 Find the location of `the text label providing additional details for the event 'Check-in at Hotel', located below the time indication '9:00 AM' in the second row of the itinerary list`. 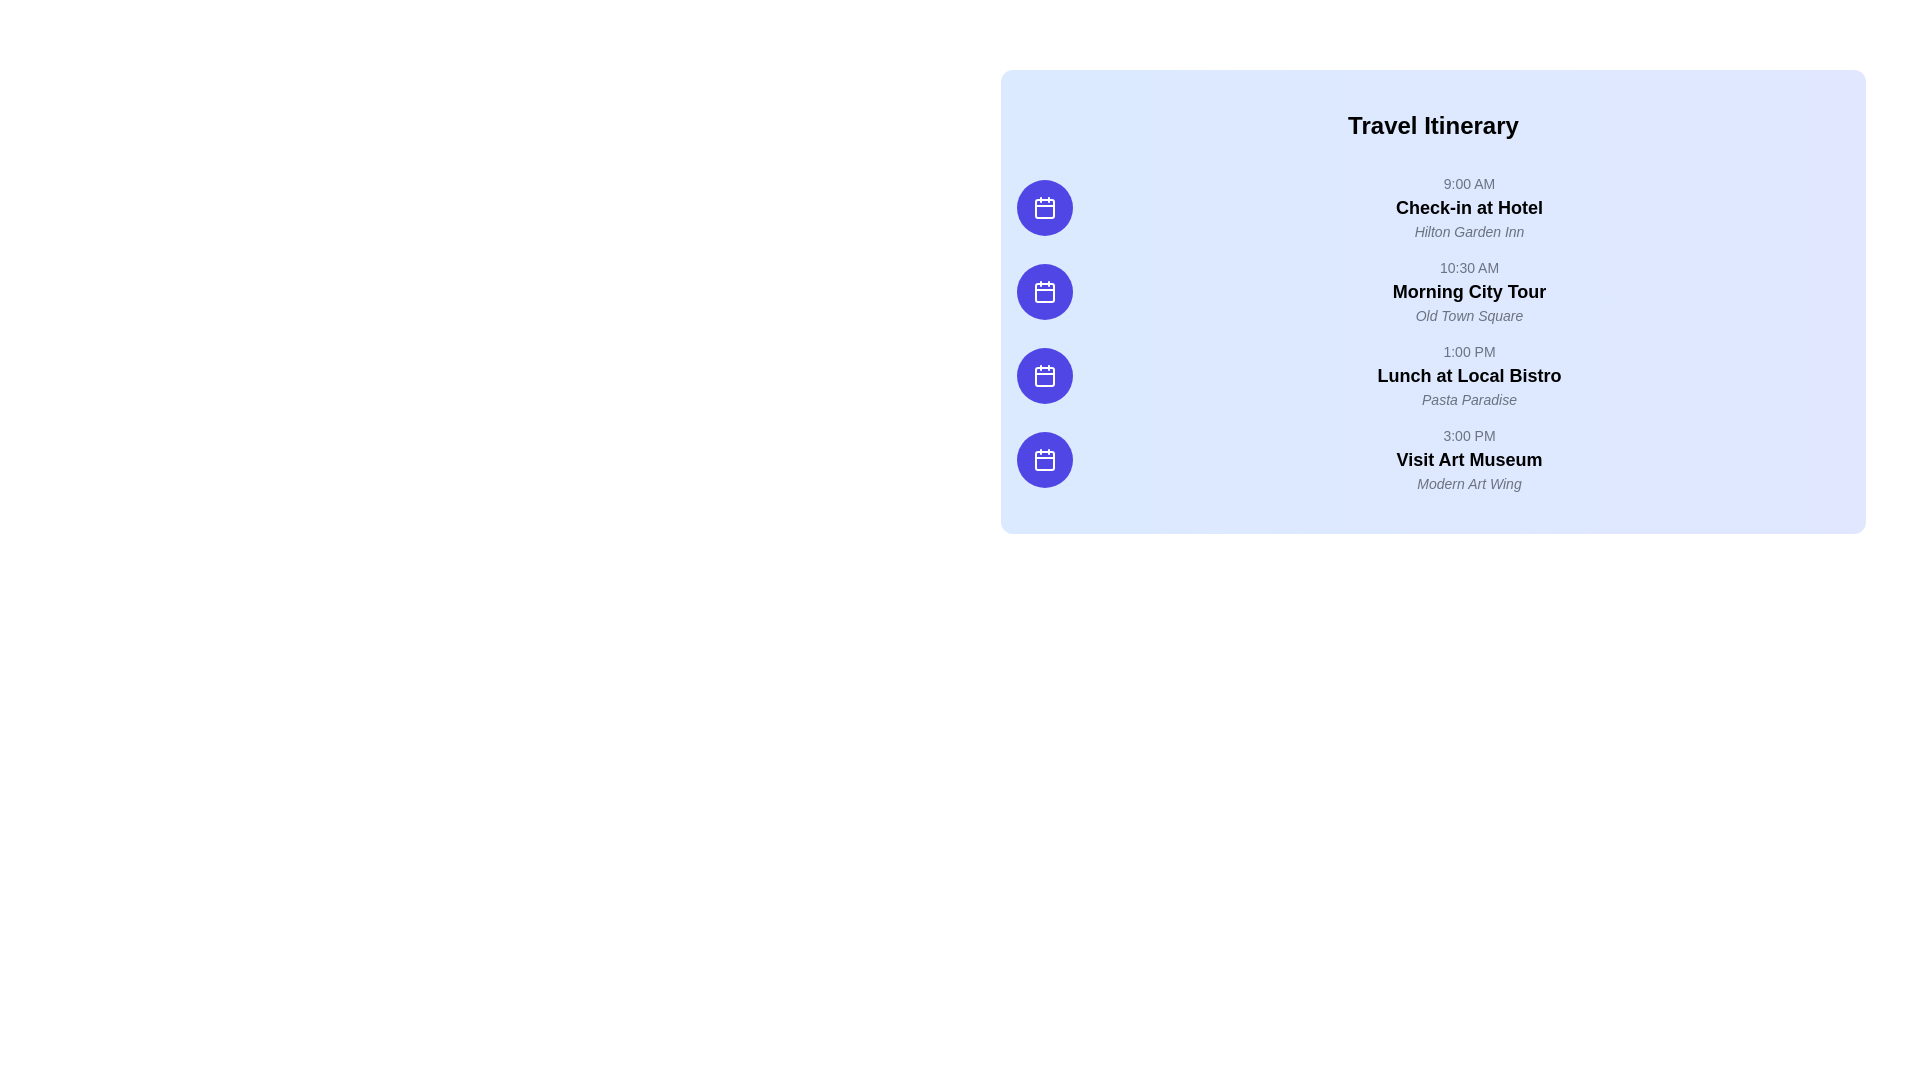

the text label providing additional details for the event 'Check-in at Hotel', located below the time indication '9:00 AM' in the second row of the itinerary list is located at coordinates (1469, 230).